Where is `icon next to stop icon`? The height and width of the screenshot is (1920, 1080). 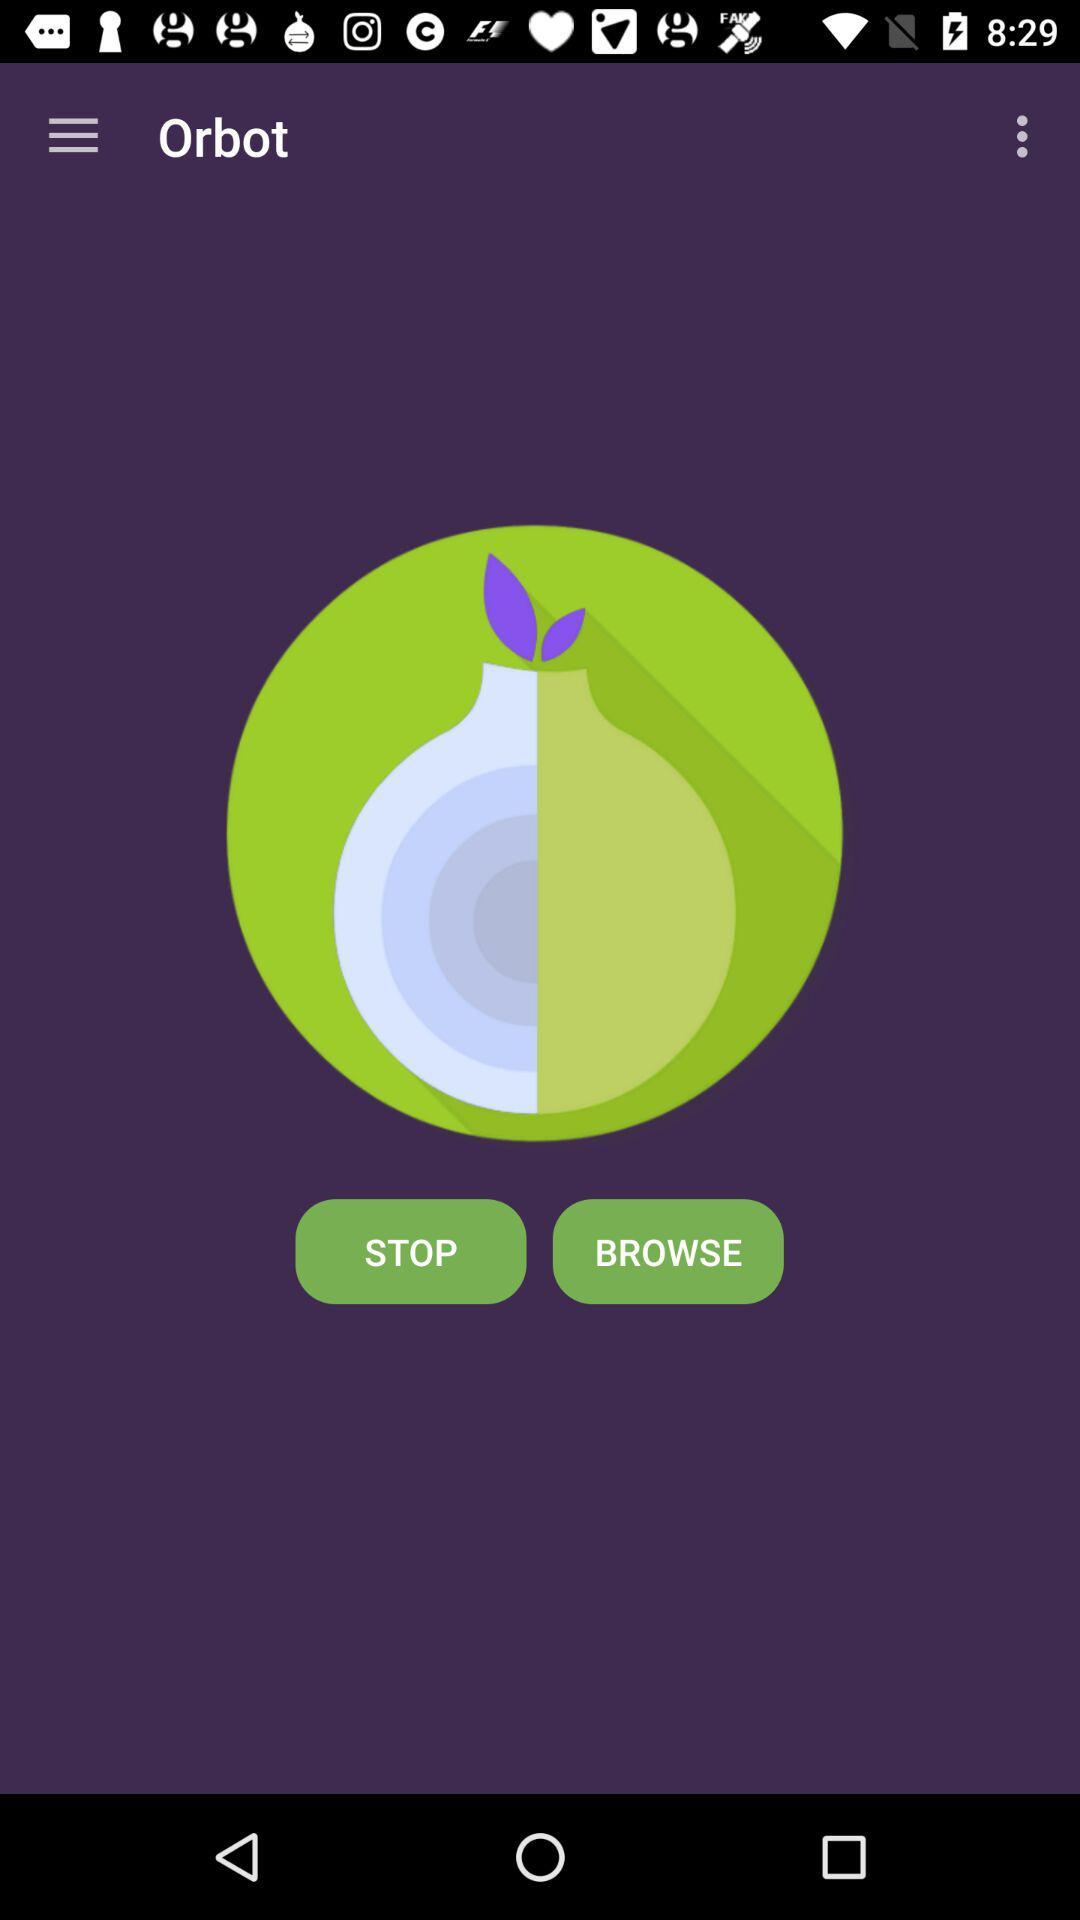
icon next to stop icon is located at coordinates (668, 1250).